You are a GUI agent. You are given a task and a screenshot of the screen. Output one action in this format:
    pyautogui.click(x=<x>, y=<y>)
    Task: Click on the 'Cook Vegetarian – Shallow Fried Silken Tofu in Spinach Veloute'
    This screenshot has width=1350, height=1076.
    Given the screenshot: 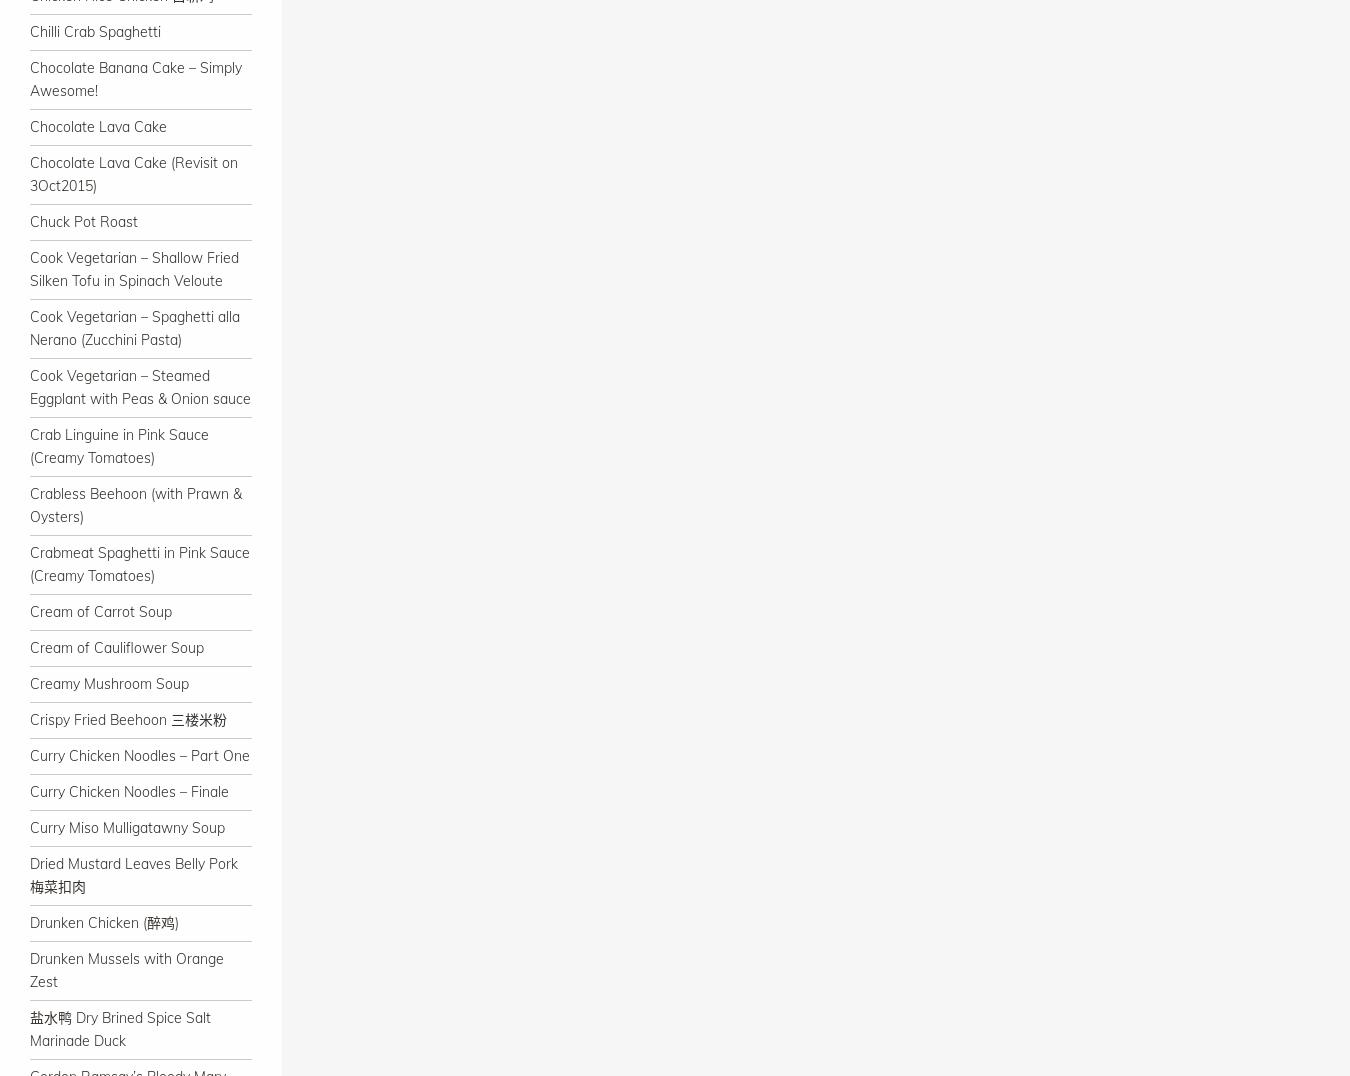 What is the action you would take?
    pyautogui.click(x=134, y=269)
    